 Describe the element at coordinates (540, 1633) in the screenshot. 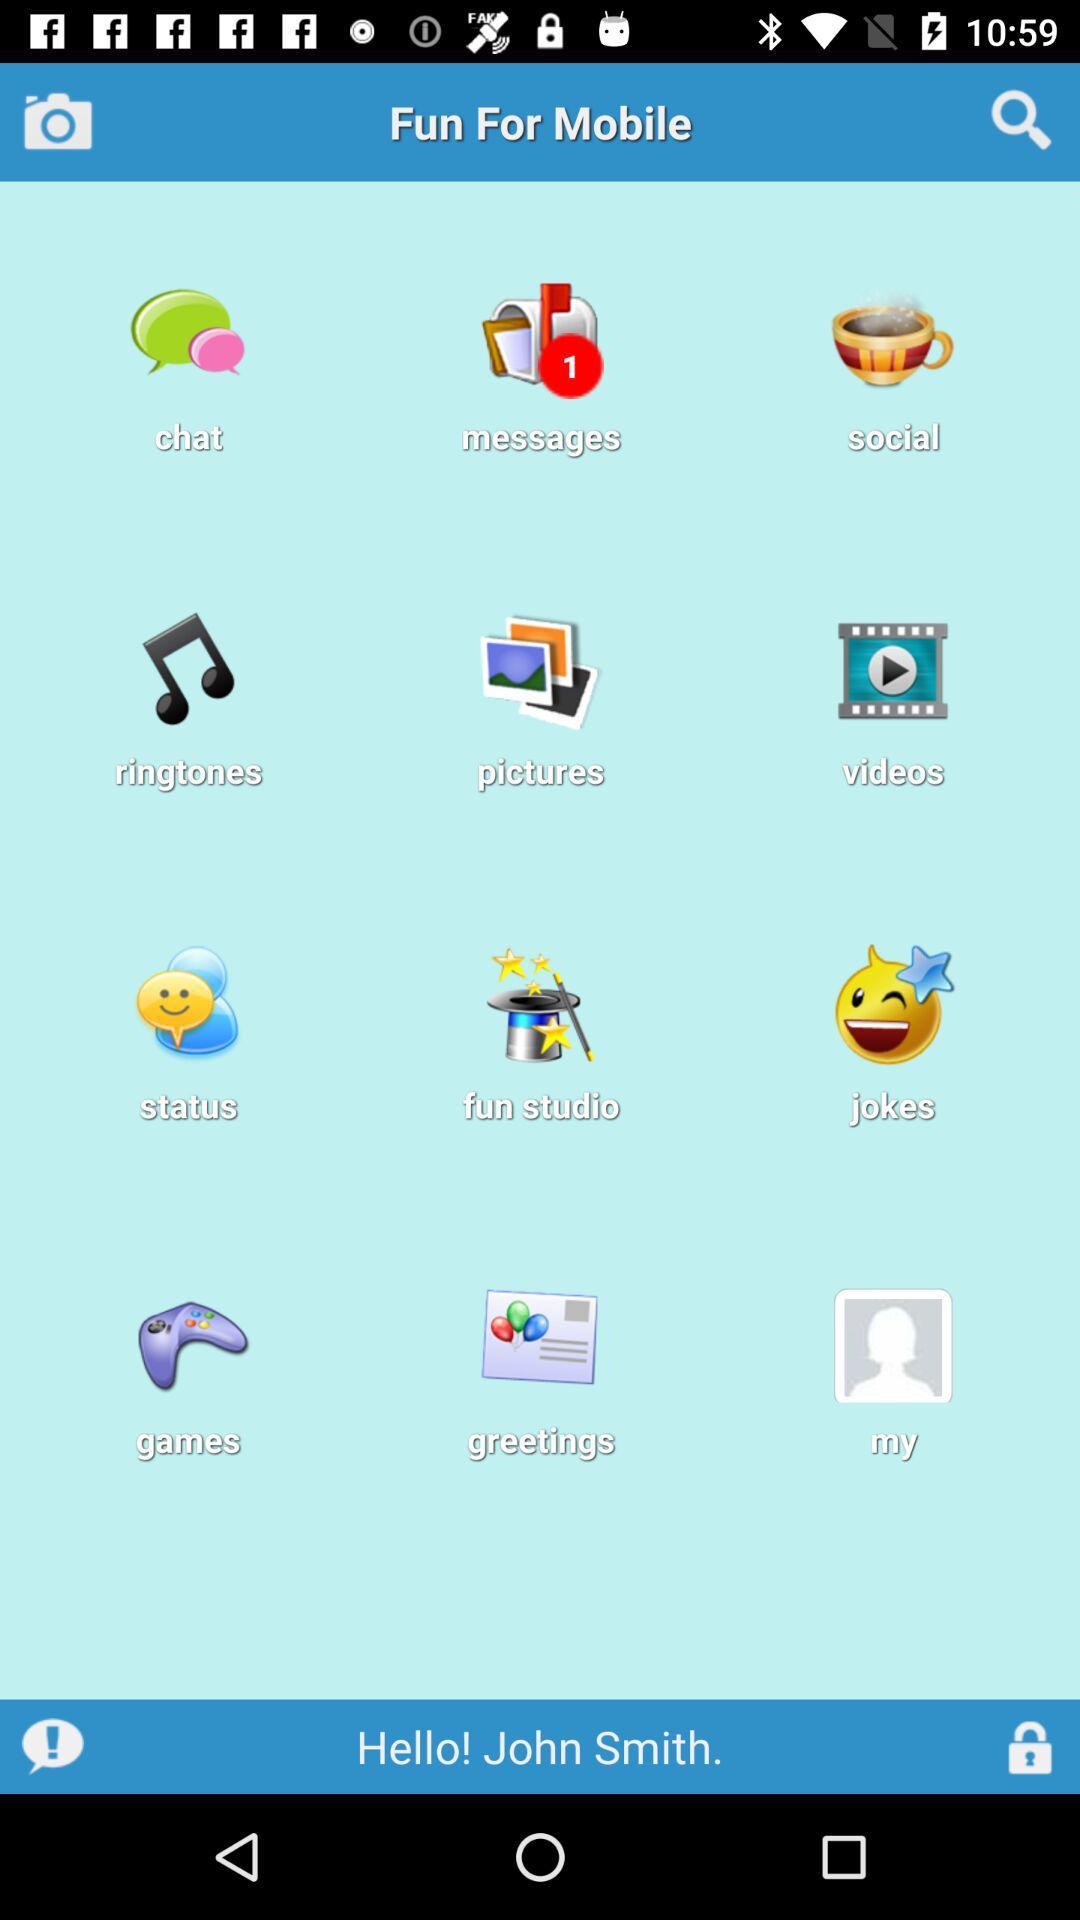

I see `the app below the games item` at that location.